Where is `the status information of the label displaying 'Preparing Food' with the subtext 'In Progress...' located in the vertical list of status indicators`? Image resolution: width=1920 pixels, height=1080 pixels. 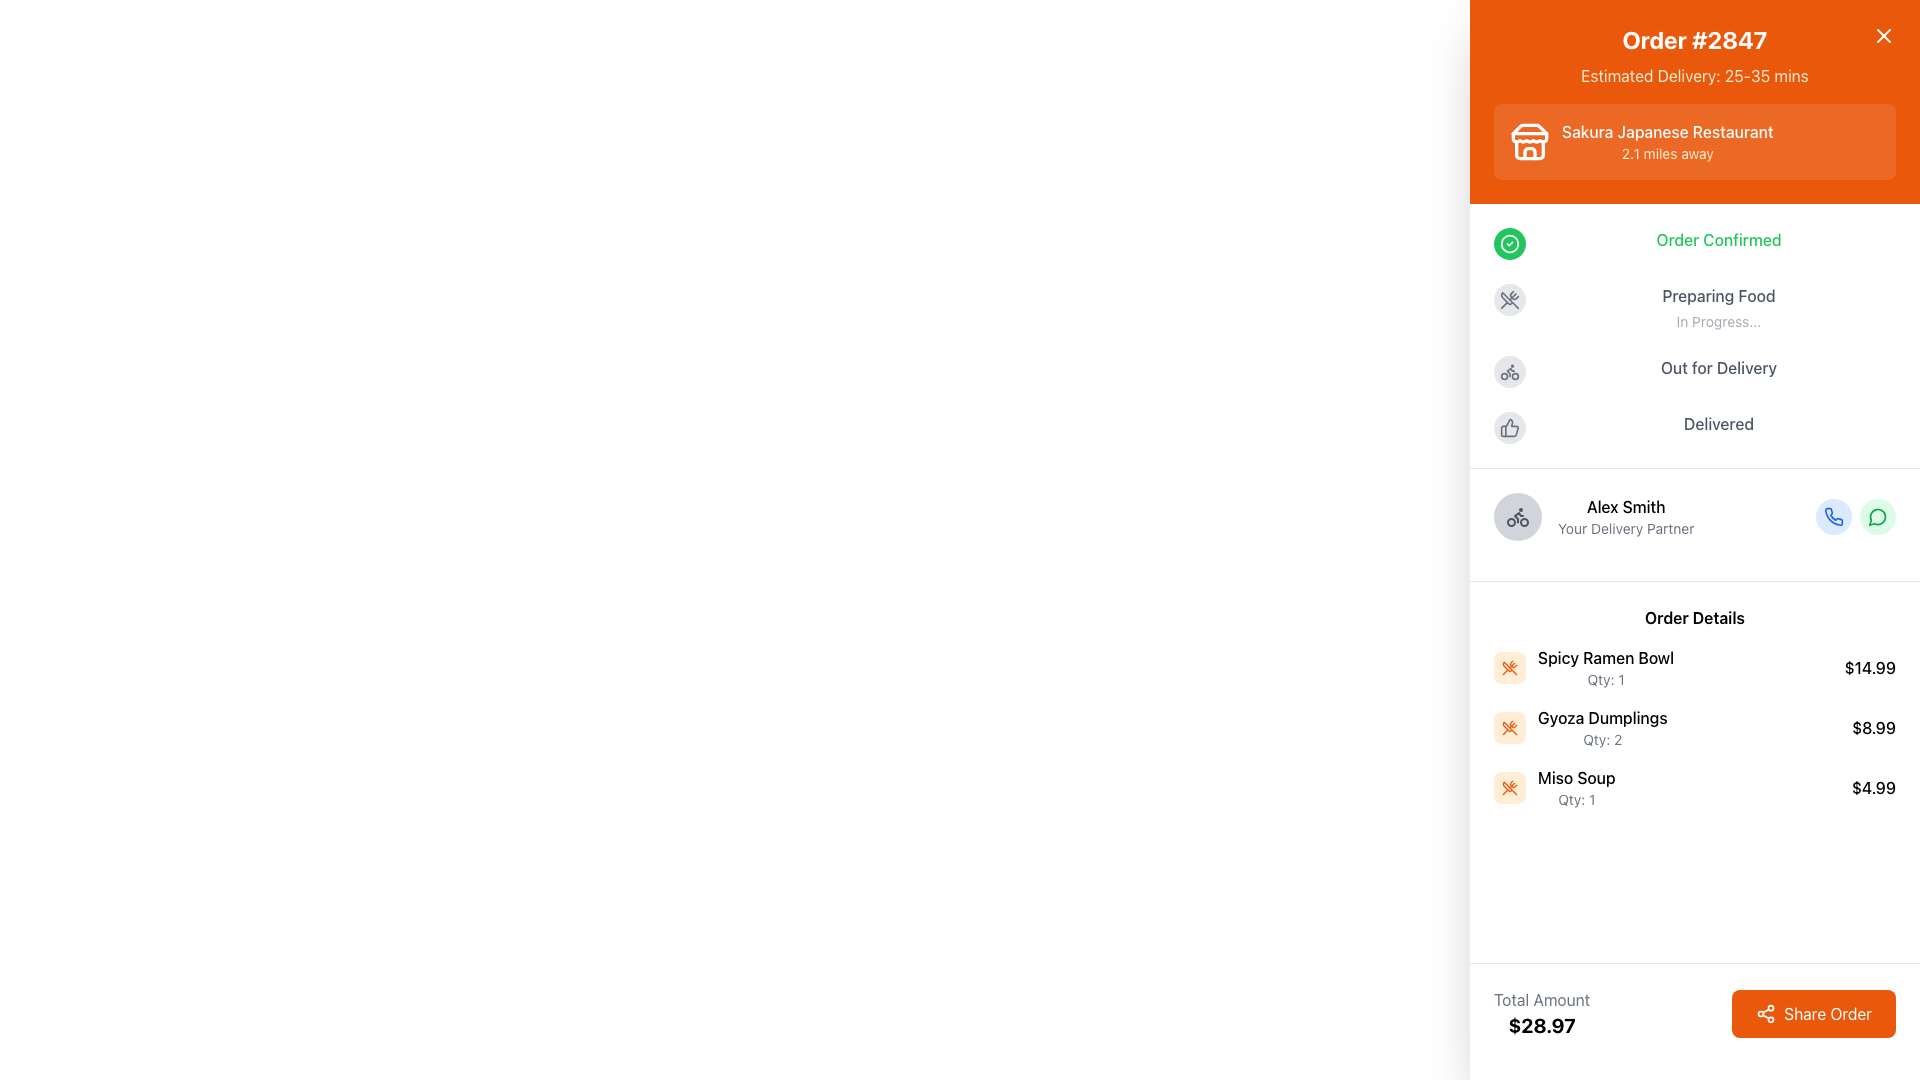
the status information of the label displaying 'Preparing Food' with the subtext 'In Progress...' located in the vertical list of status indicators is located at coordinates (1693, 308).